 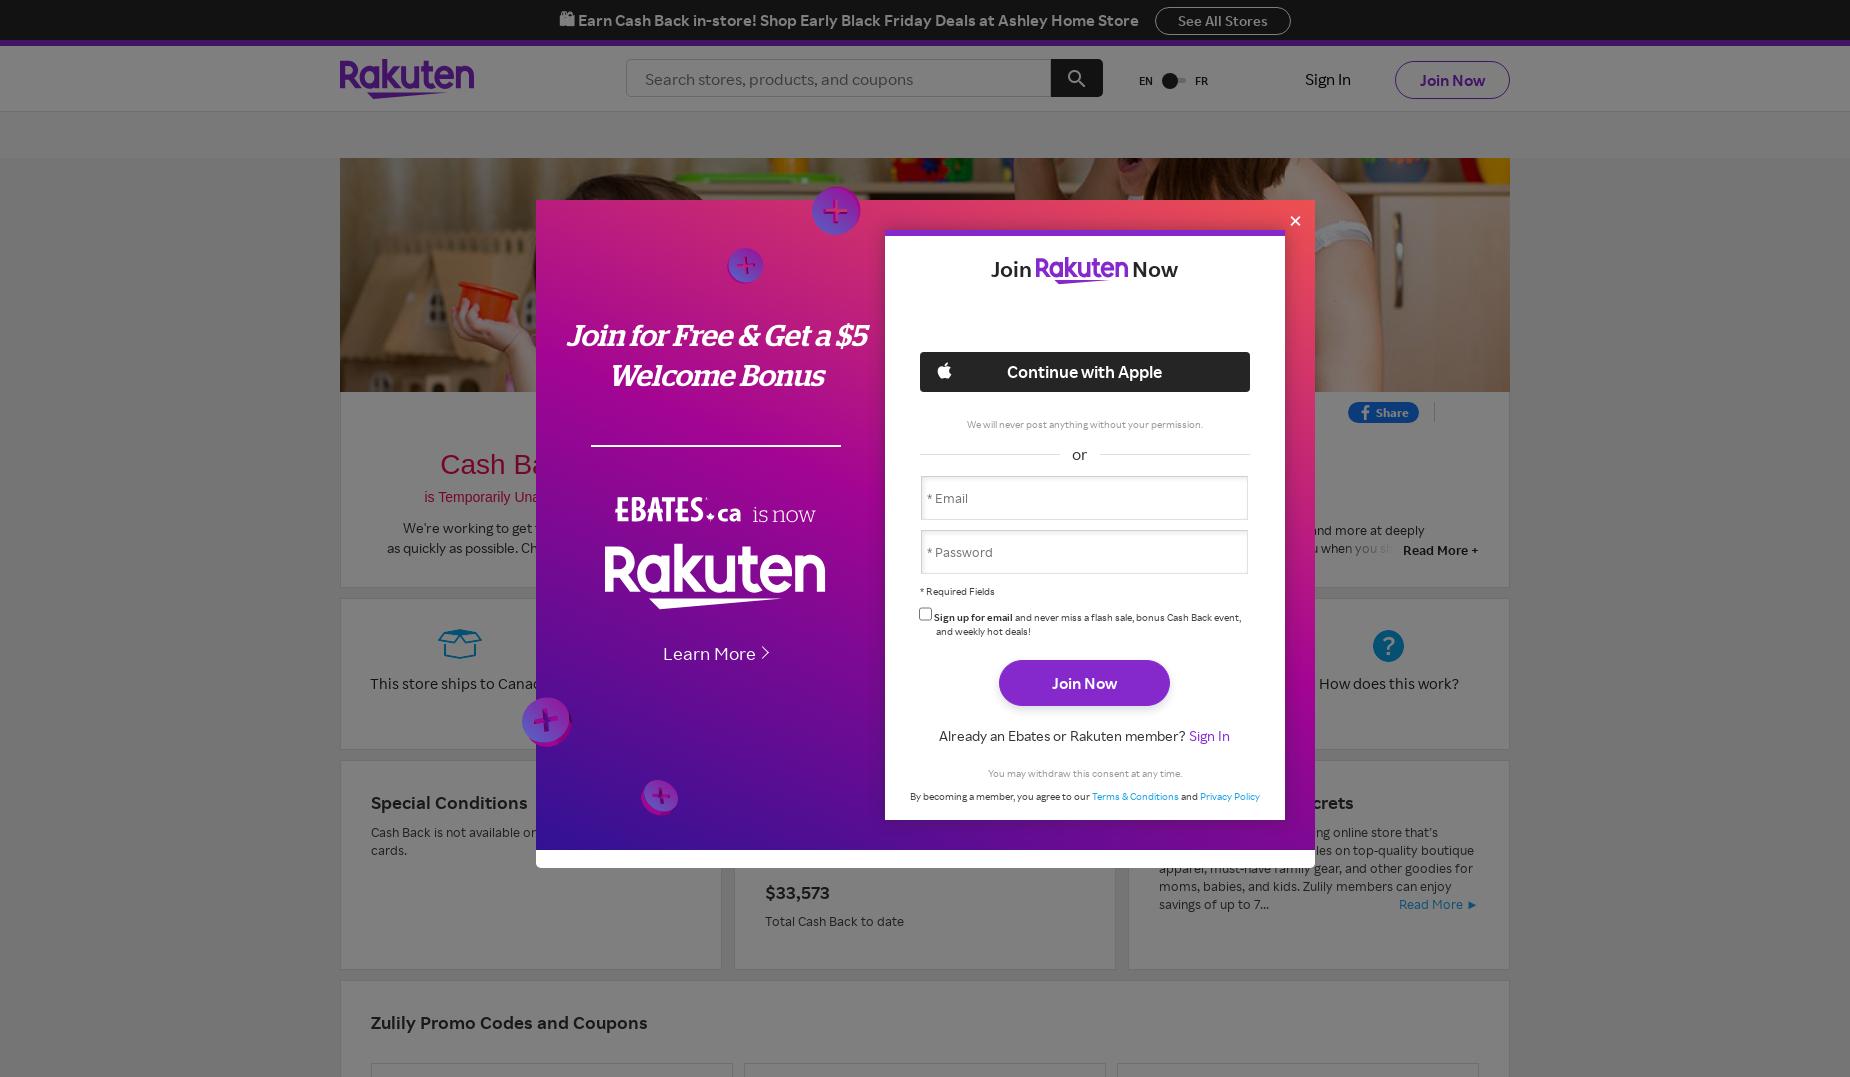 I want to click on 'Zulily Canada offers top brands in fashion, clothing, accessories, shoes, kitchen ware, bedding, home décor and more at deeply discounted prices. The brands and offerings change daily so there’s always a surprise bargain waiting for you when you shop at Zulily.', so click(x=1069, y=538).